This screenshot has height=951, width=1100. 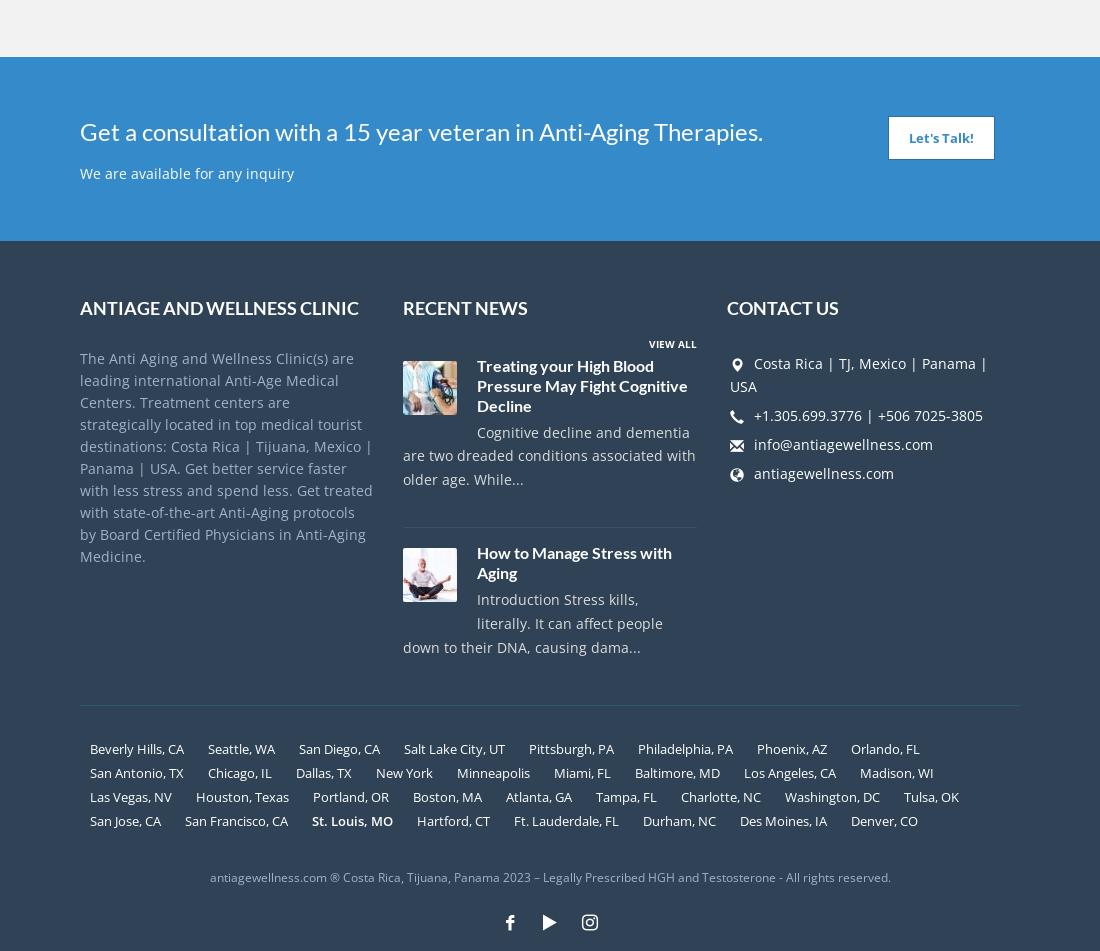 What do you see at coordinates (642, 819) in the screenshot?
I see `'Durham, NC'` at bounding box center [642, 819].